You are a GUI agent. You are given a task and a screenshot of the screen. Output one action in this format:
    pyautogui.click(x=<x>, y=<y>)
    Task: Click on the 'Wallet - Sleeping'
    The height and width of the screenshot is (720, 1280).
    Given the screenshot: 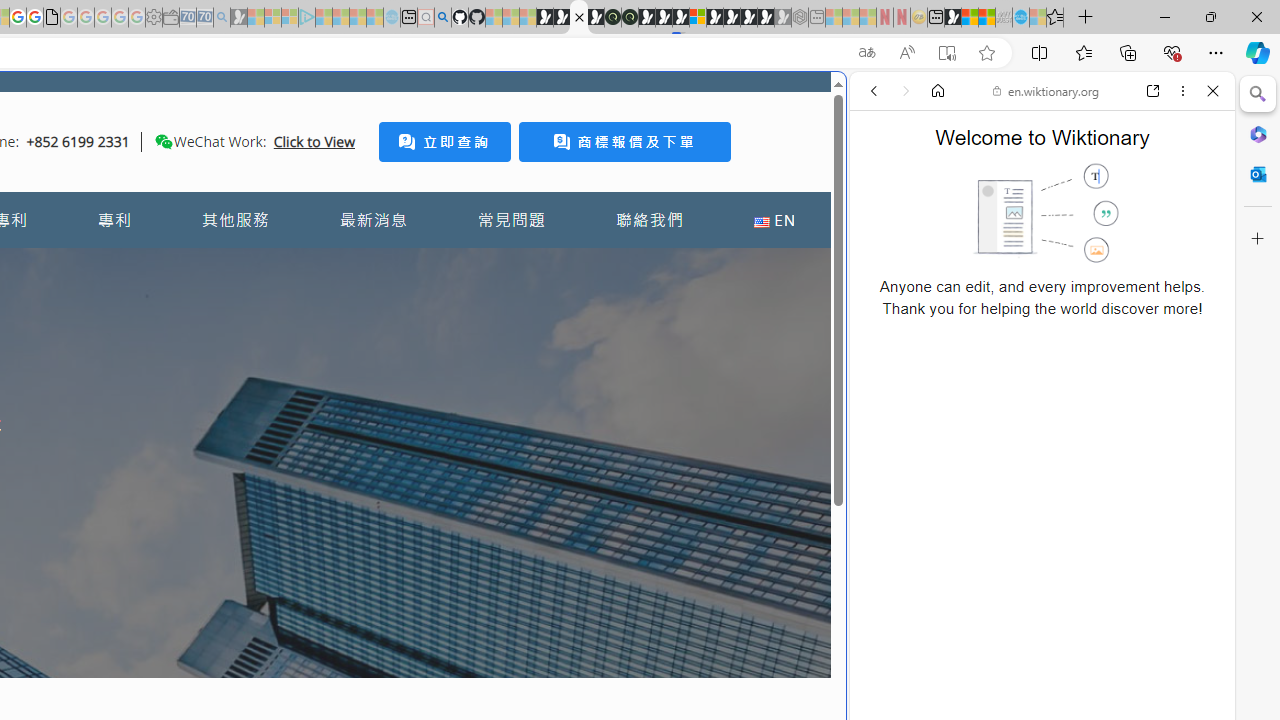 What is the action you would take?
    pyautogui.click(x=170, y=17)
    